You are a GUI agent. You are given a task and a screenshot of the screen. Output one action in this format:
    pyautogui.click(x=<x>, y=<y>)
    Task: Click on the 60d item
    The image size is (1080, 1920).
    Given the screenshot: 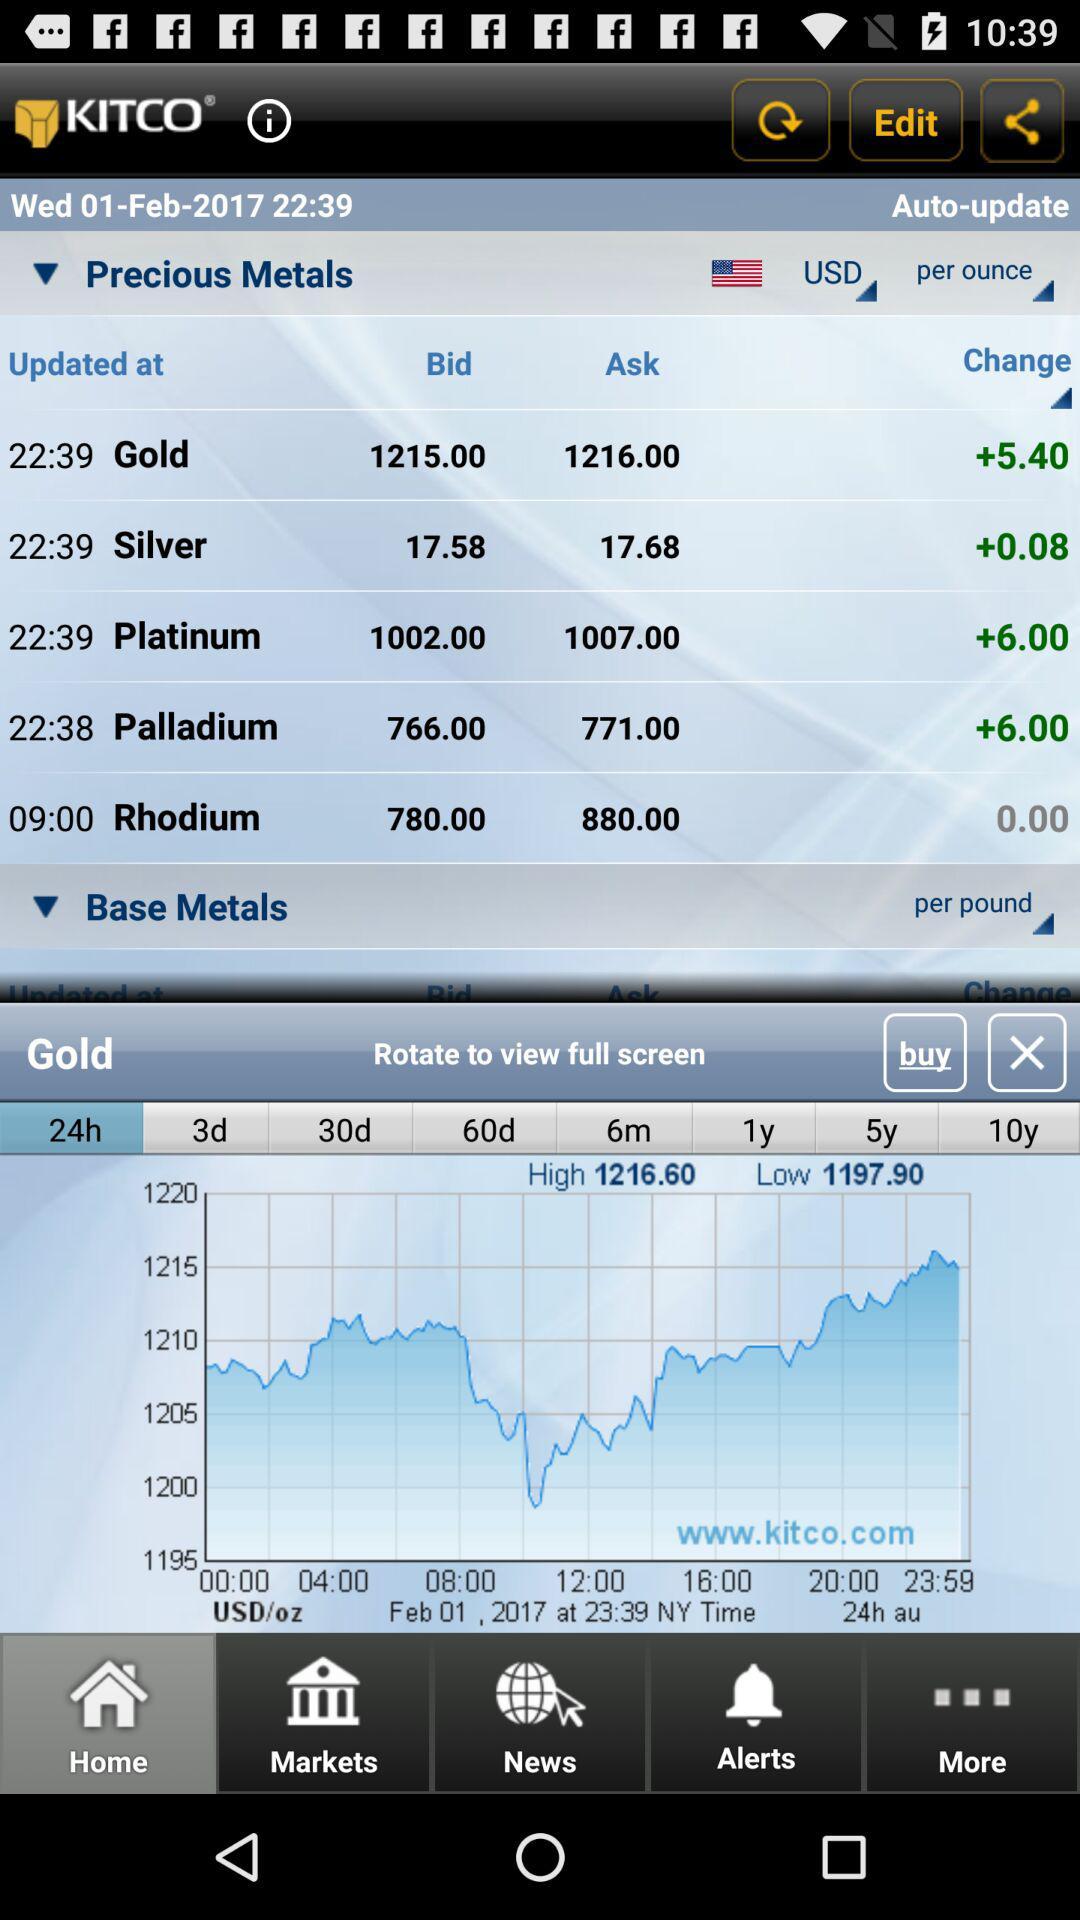 What is the action you would take?
    pyautogui.click(x=485, y=1129)
    